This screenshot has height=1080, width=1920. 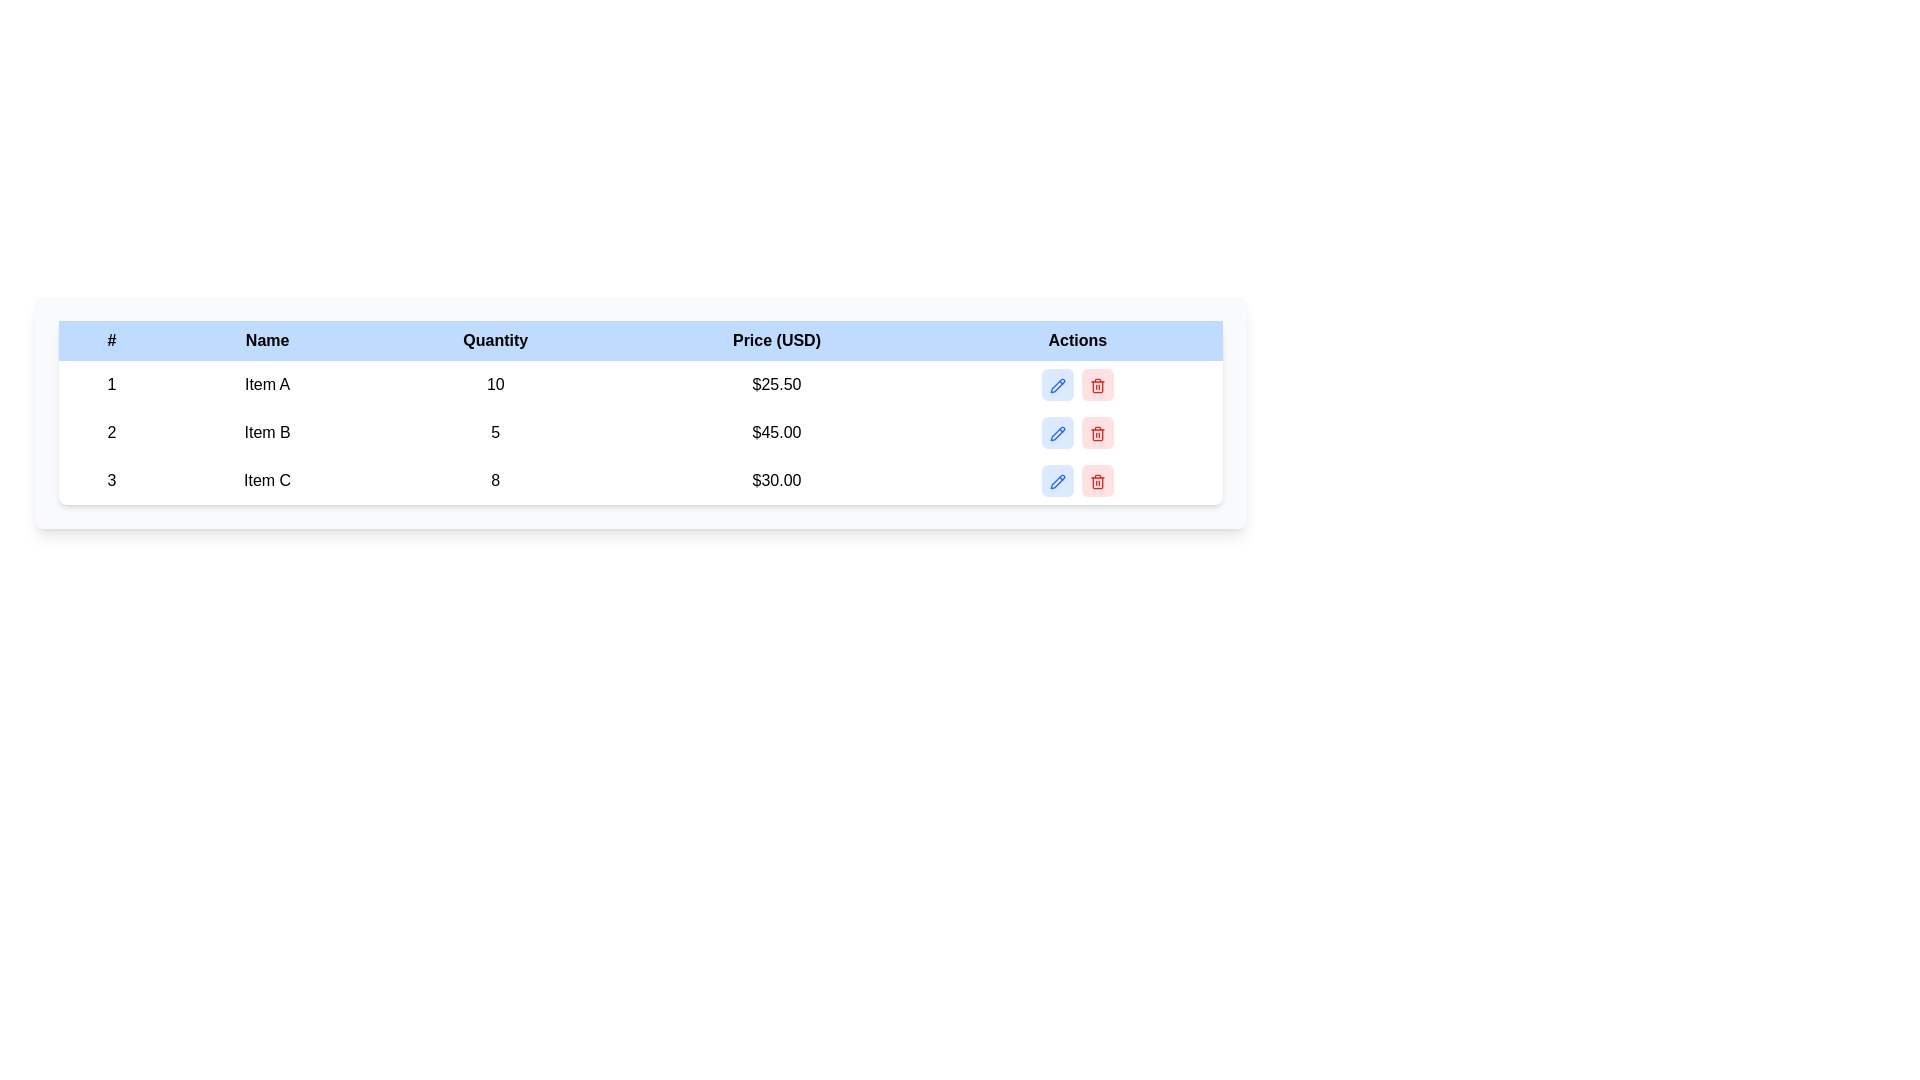 I want to click on the text label that reads 'Actions', styled with bold black text on a light blue background, which is the last header in the table structure, so click(x=1076, y=339).